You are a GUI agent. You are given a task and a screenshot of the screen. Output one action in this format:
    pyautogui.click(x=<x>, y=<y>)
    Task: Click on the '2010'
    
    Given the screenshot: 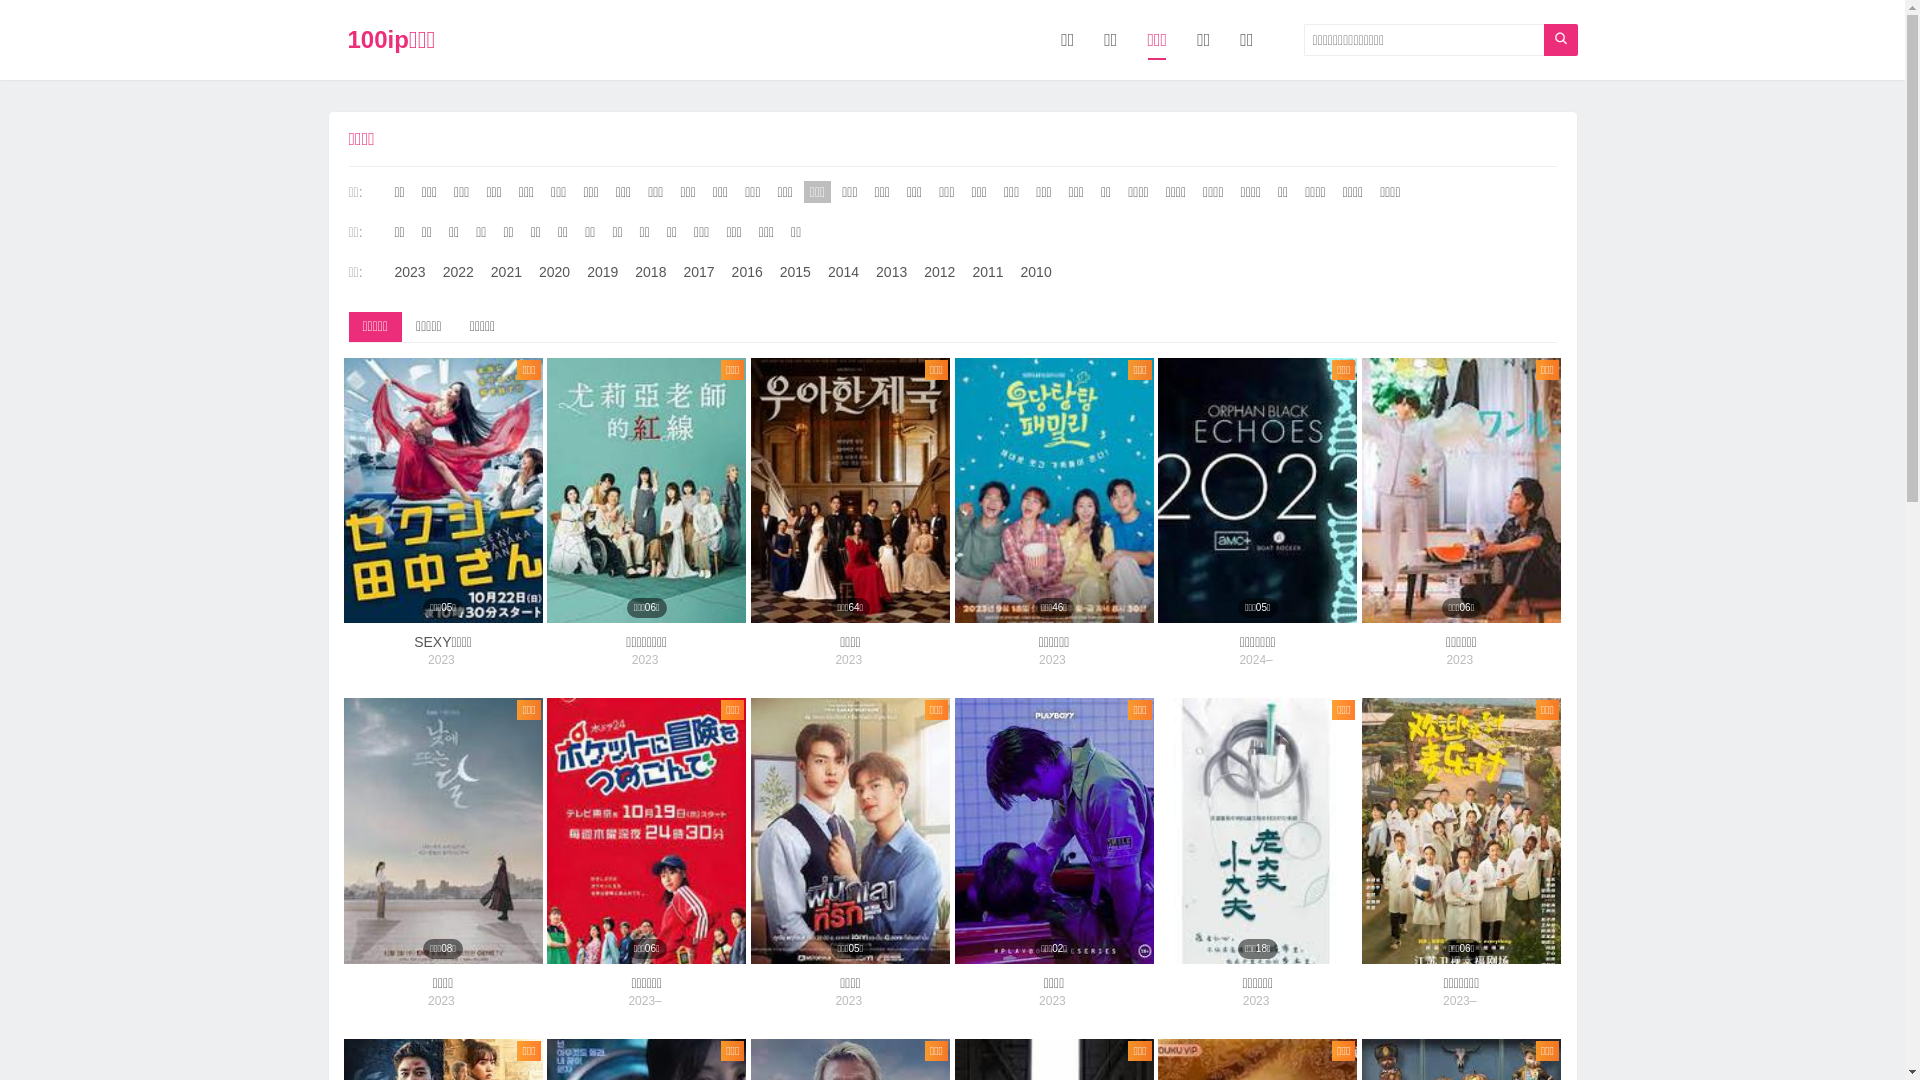 What is the action you would take?
    pyautogui.click(x=1014, y=272)
    